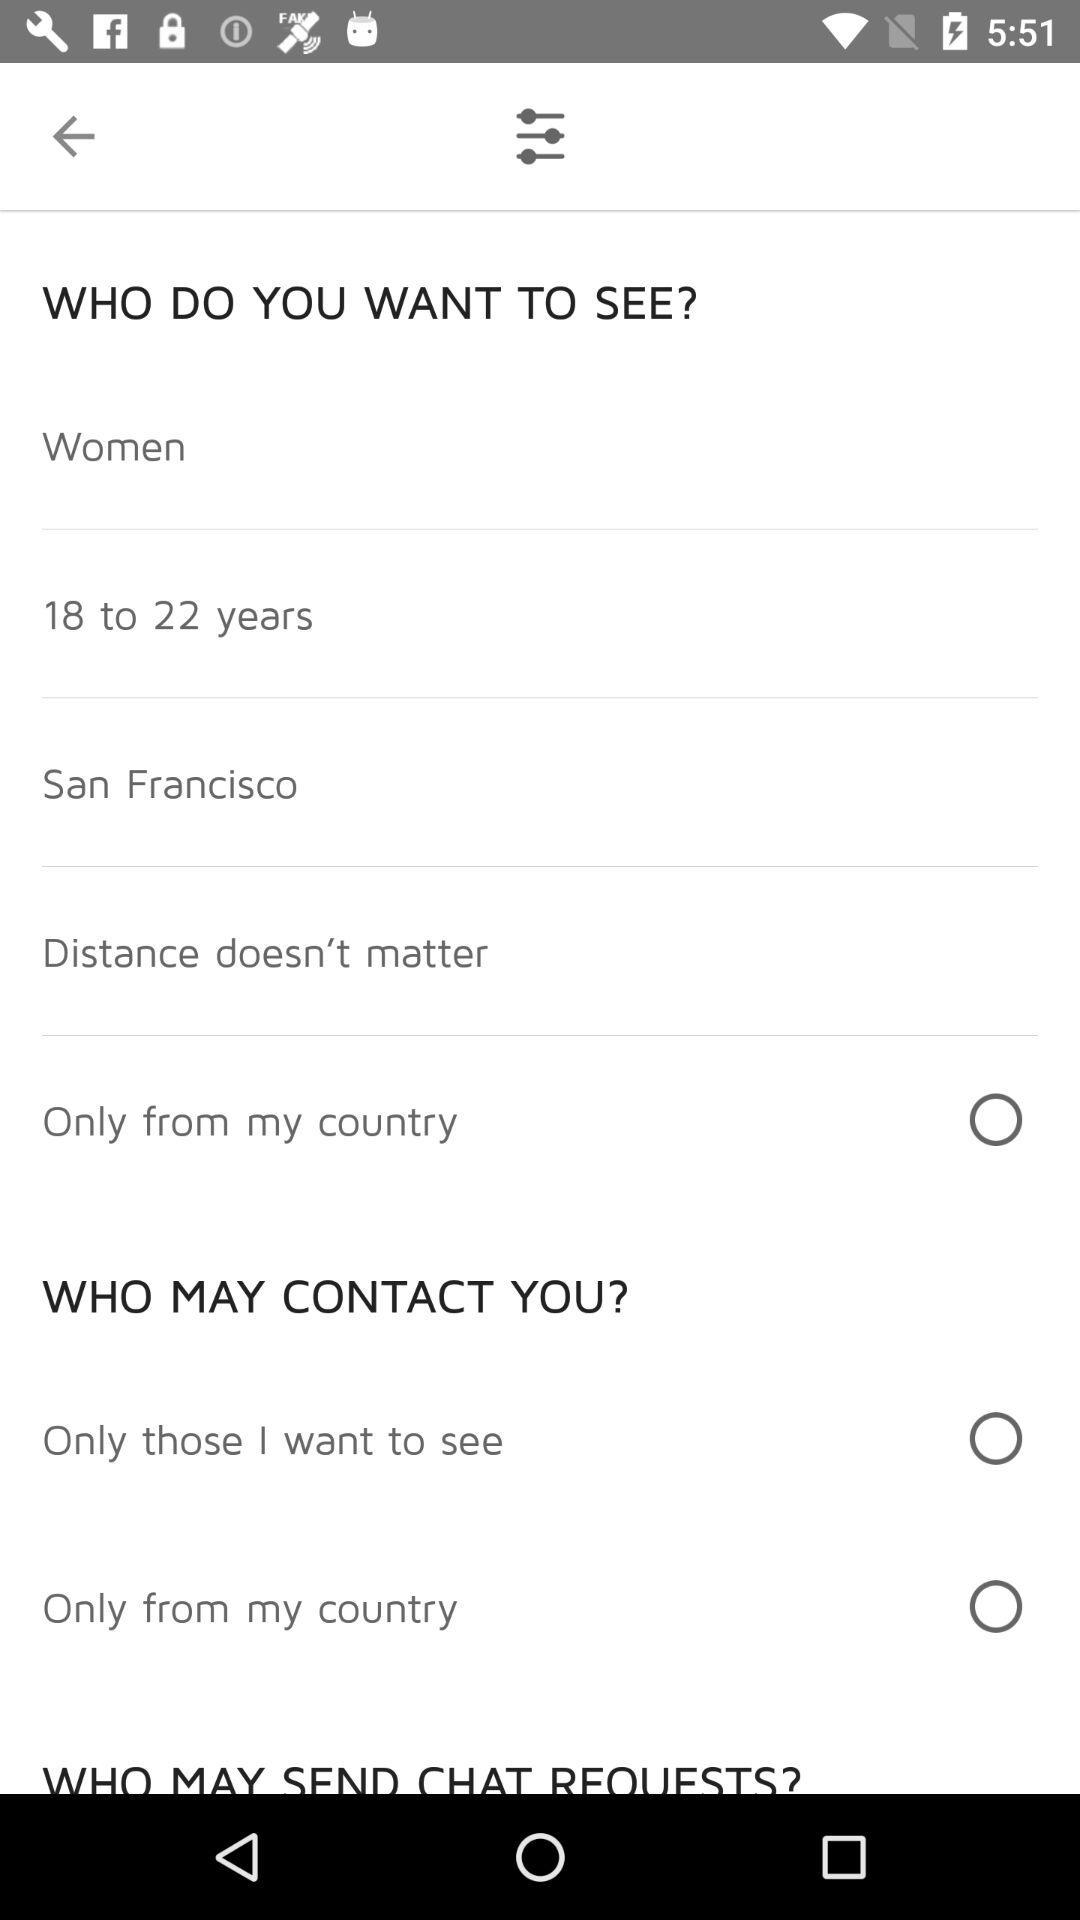 Image resolution: width=1080 pixels, height=1920 pixels. What do you see at coordinates (264, 949) in the screenshot?
I see `the distance doesn t icon` at bounding box center [264, 949].